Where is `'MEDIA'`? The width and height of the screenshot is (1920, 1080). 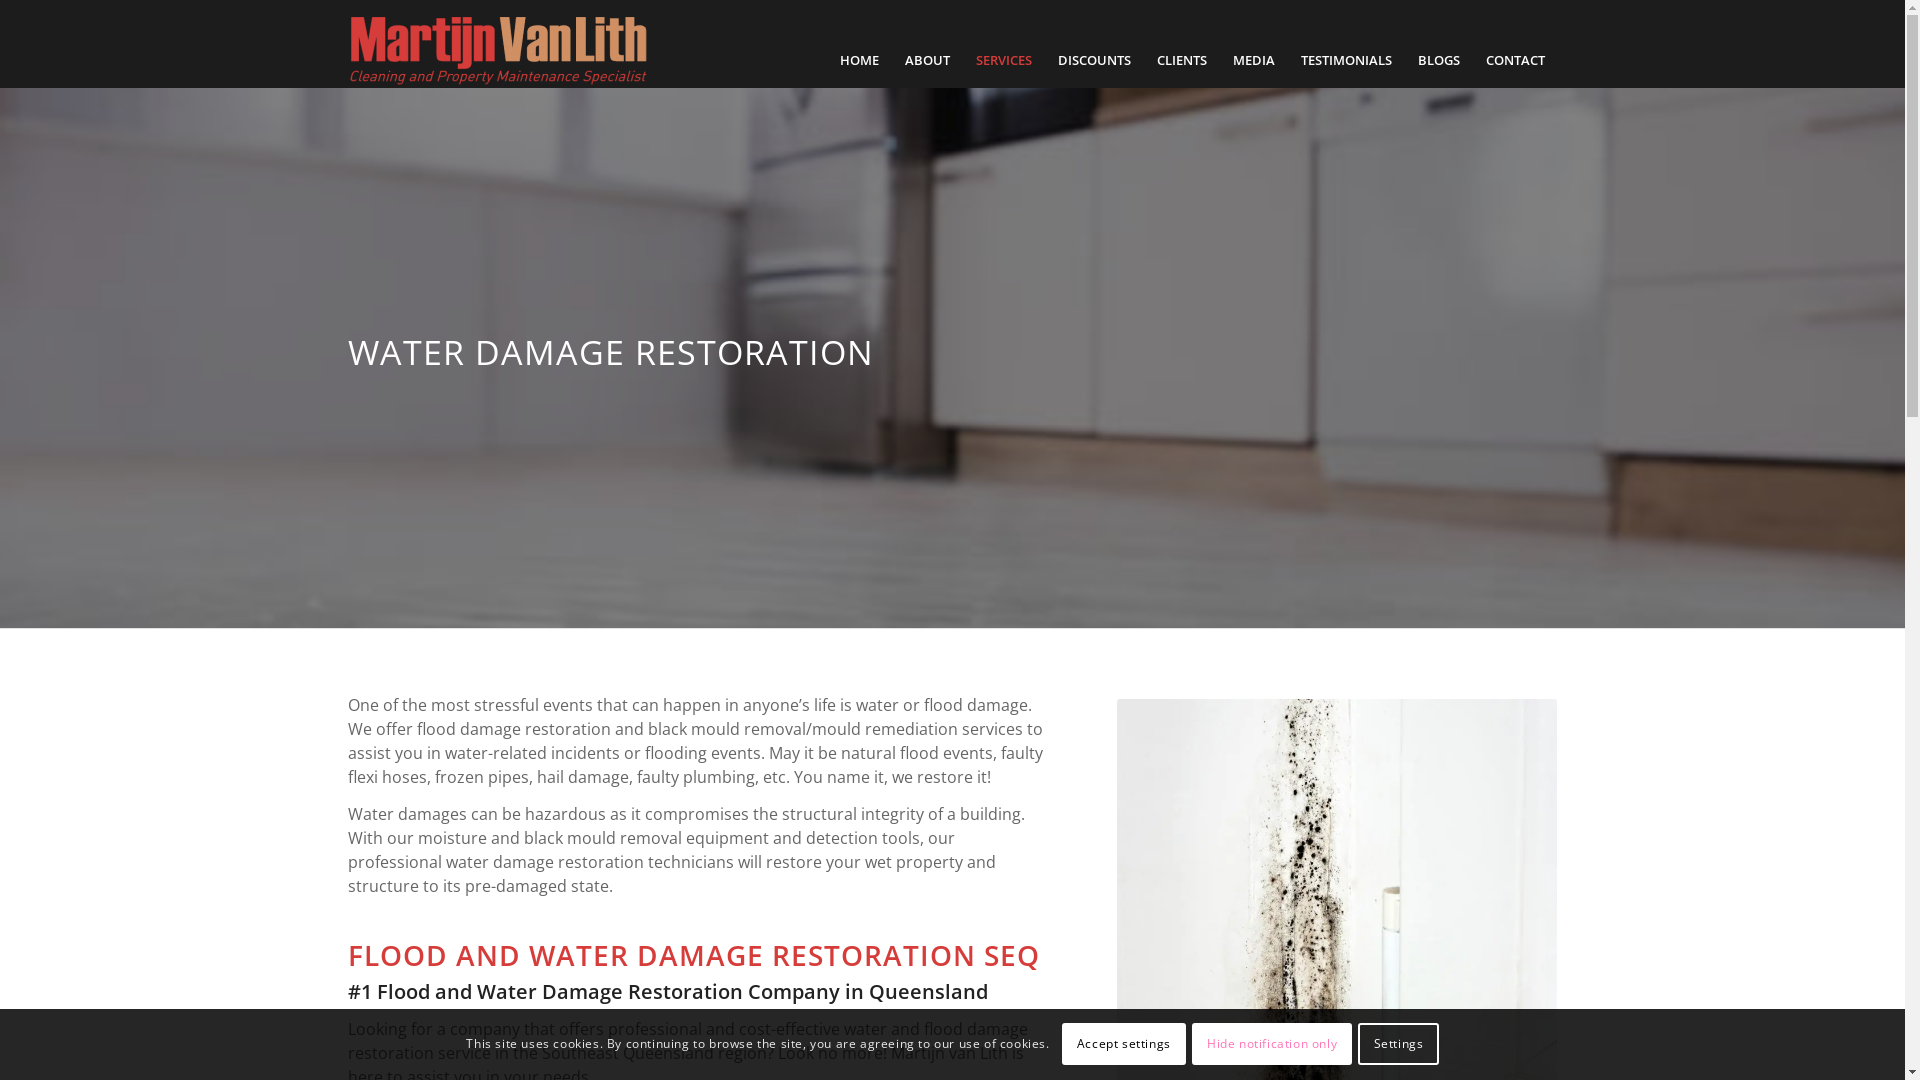 'MEDIA' is located at coordinates (1252, 59).